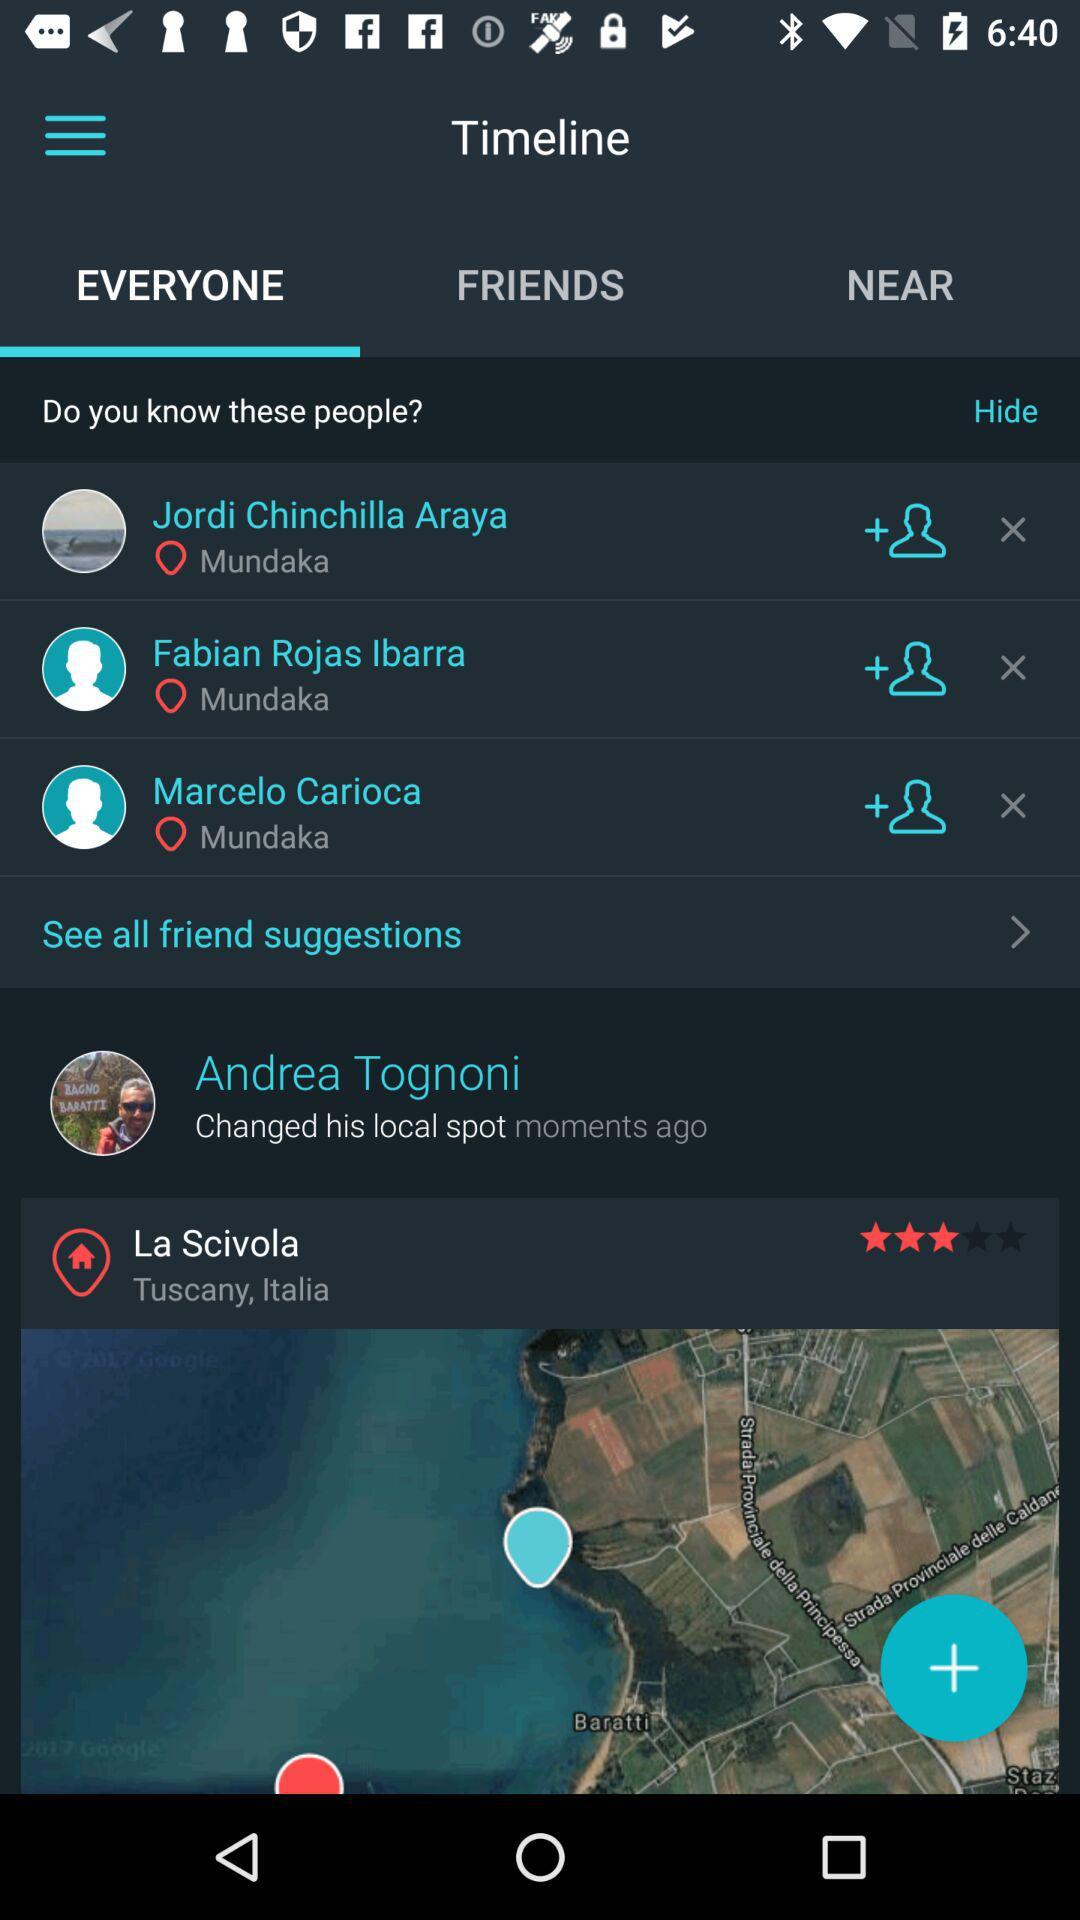 The height and width of the screenshot is (1920, 1080). What do you see at coordinates (1013, 805) in the screenshot?
I see `hide this contact` at bounding box center [1013, 805].